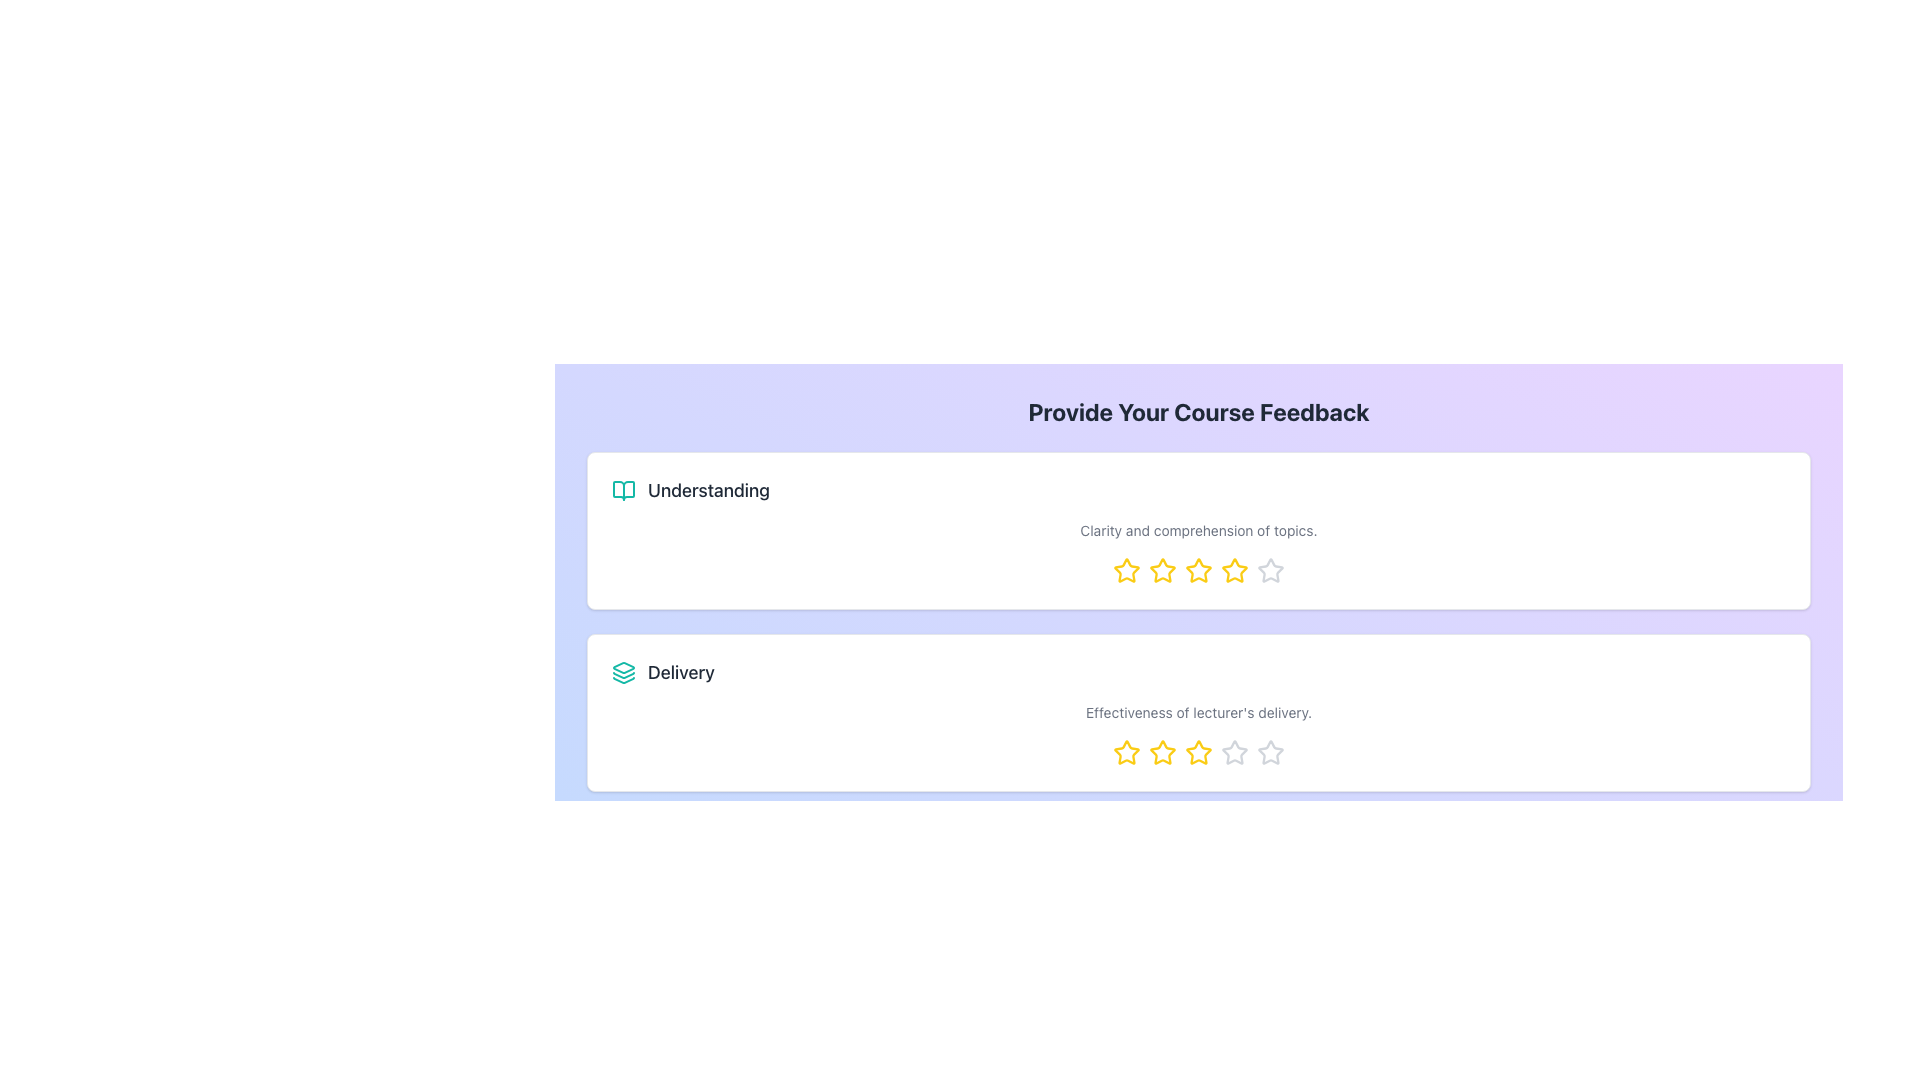  I want to click on the fifth star in the 5-star rating system under the 'Delivery' section, so click(1270, 752).